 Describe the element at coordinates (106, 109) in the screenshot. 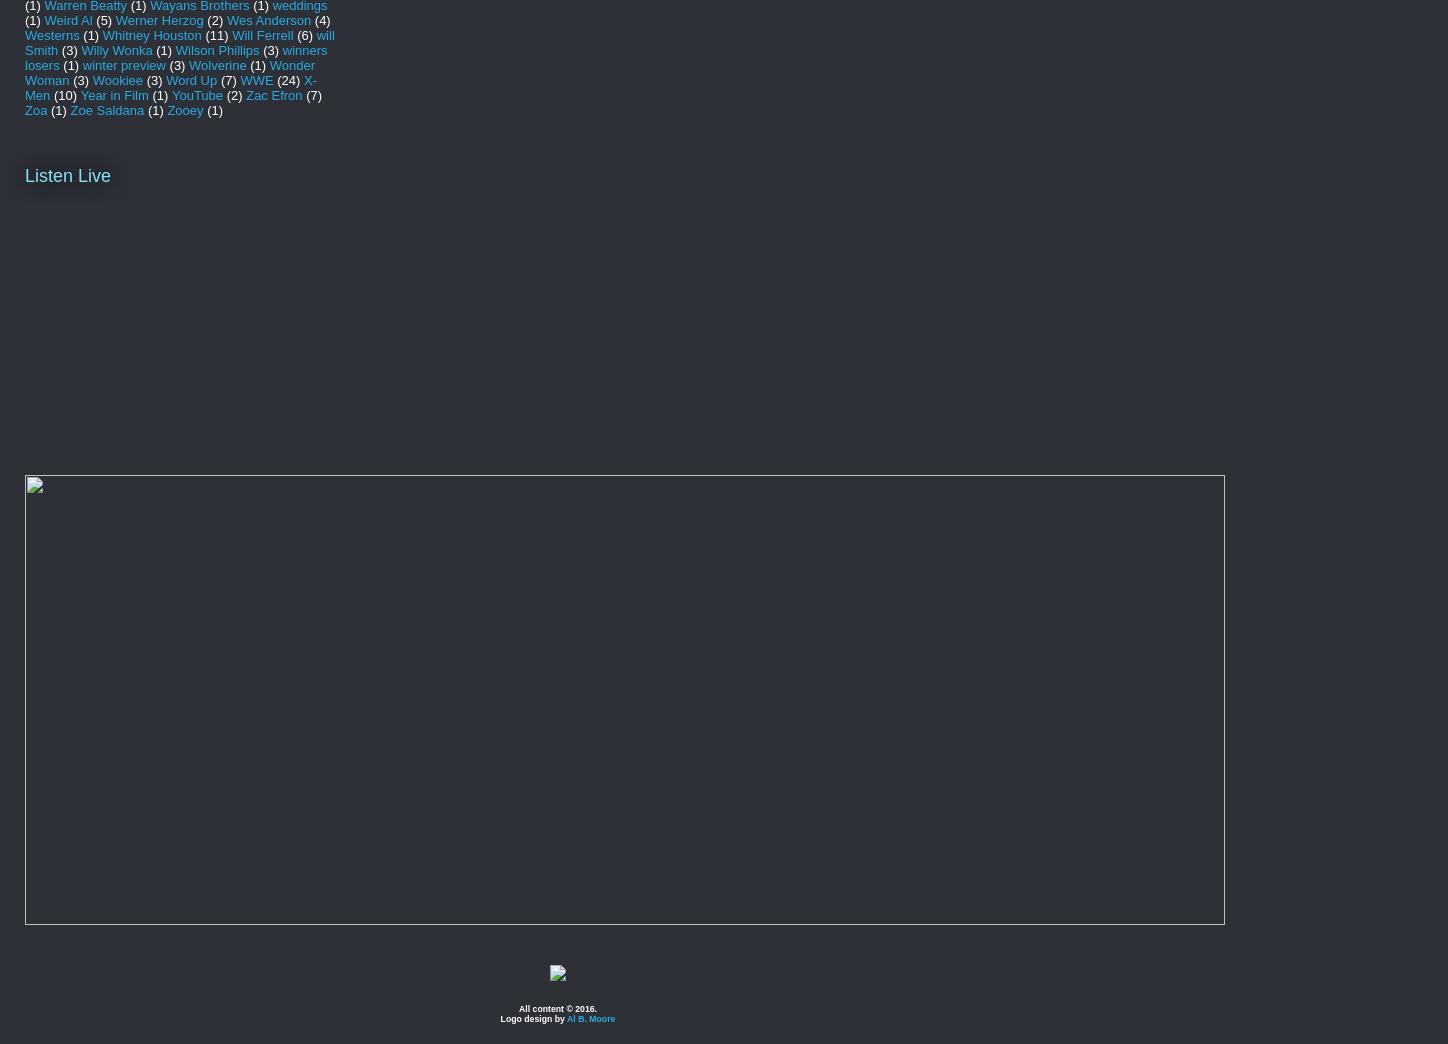

I see `'Zoe Saldana'` at that location.